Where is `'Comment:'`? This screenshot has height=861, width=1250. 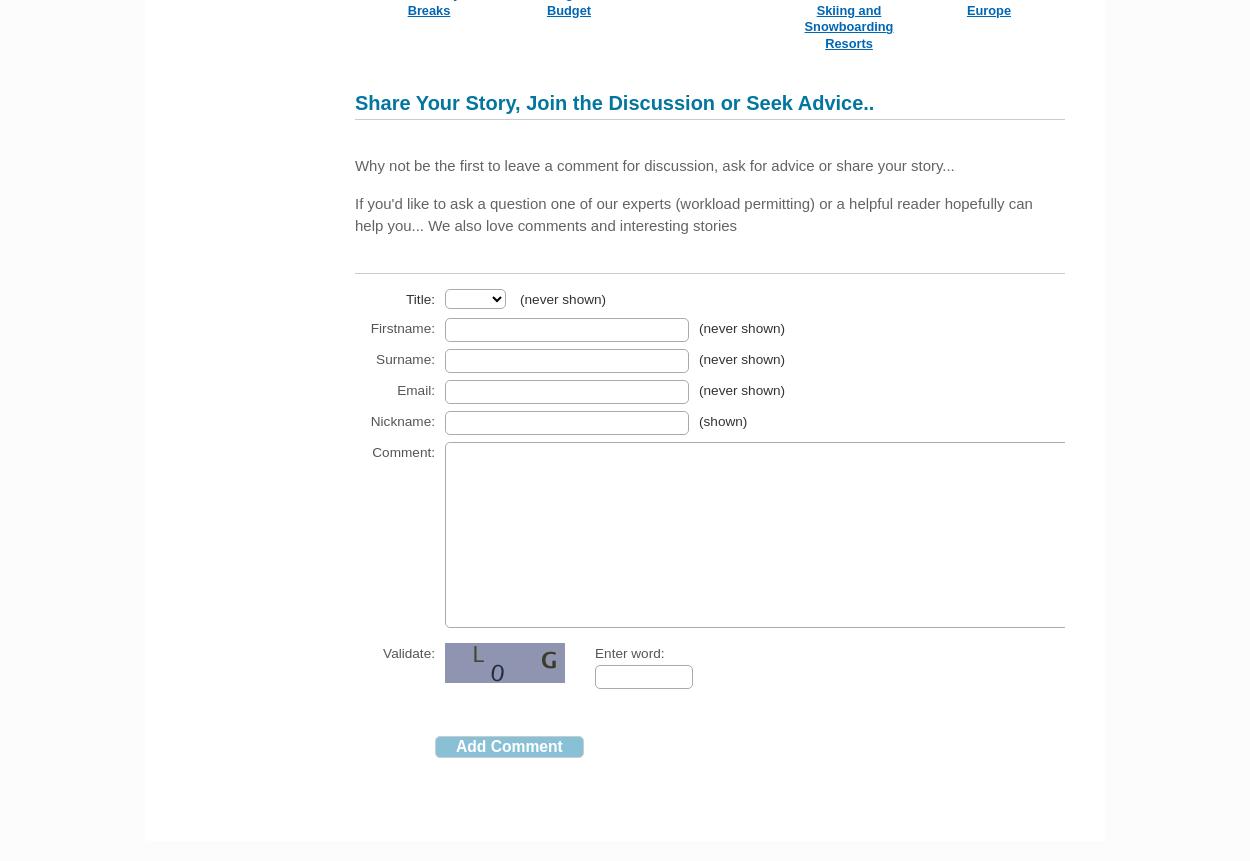
'Comment:' is located at coordinates (403, 450).